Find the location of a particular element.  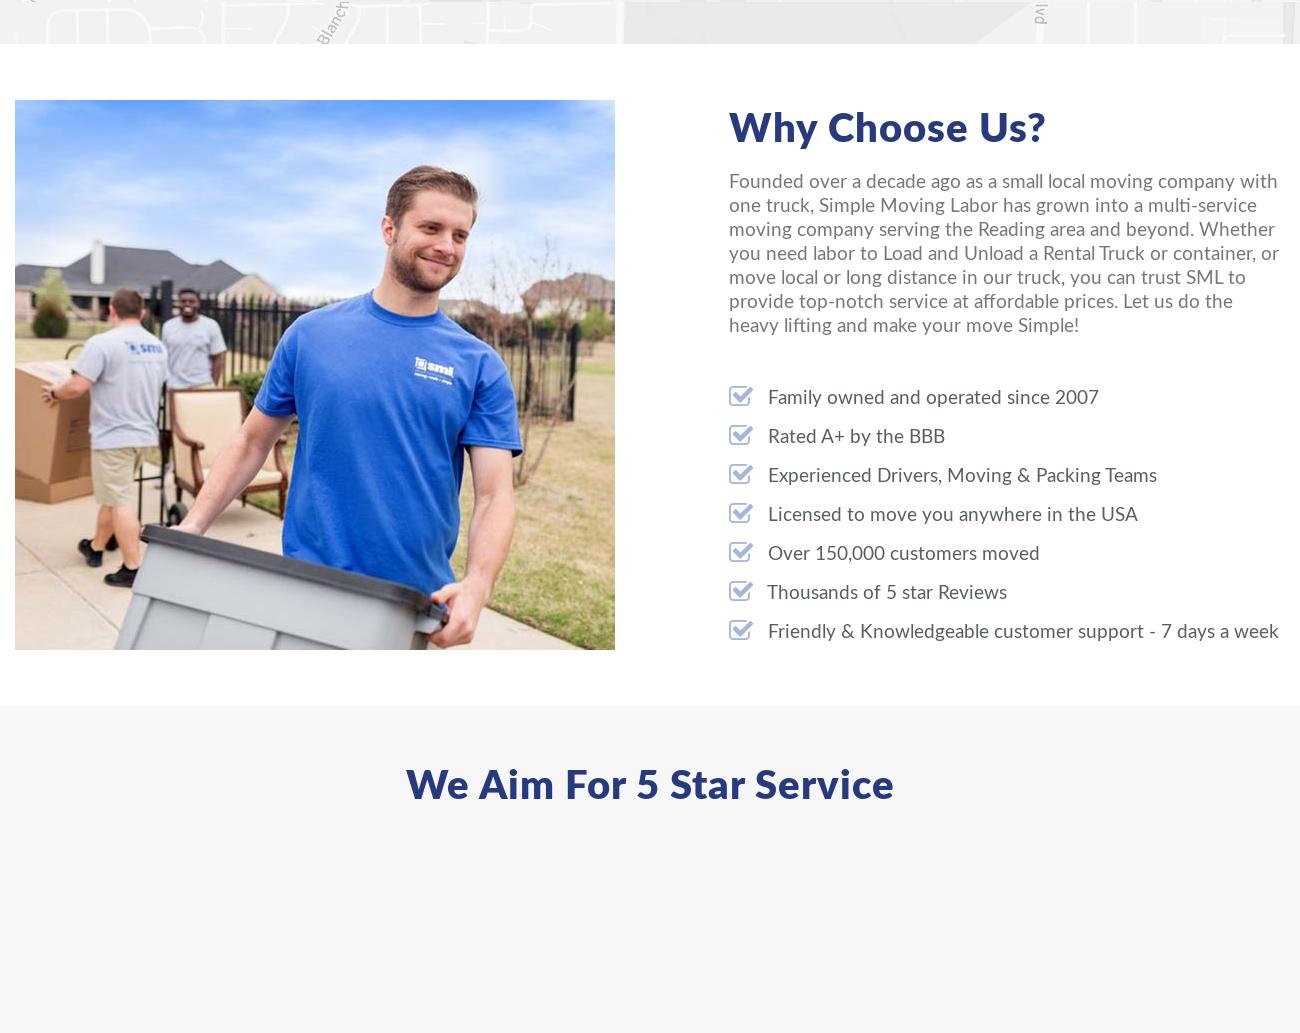

'Founded over a decade ago as a small local moving company with one truck, Simple Moving Labor has grown into a multi-service moving company serving the Reading area and beyond. Whether you need labor to Load and Unload a Rental Truck or container, or move local or long distance in our truck, you can trust SML to provide top-notch service at affordable prices. Let us do the heavy lifting and make your move Simple!' is located at coordinates (1002, 253).